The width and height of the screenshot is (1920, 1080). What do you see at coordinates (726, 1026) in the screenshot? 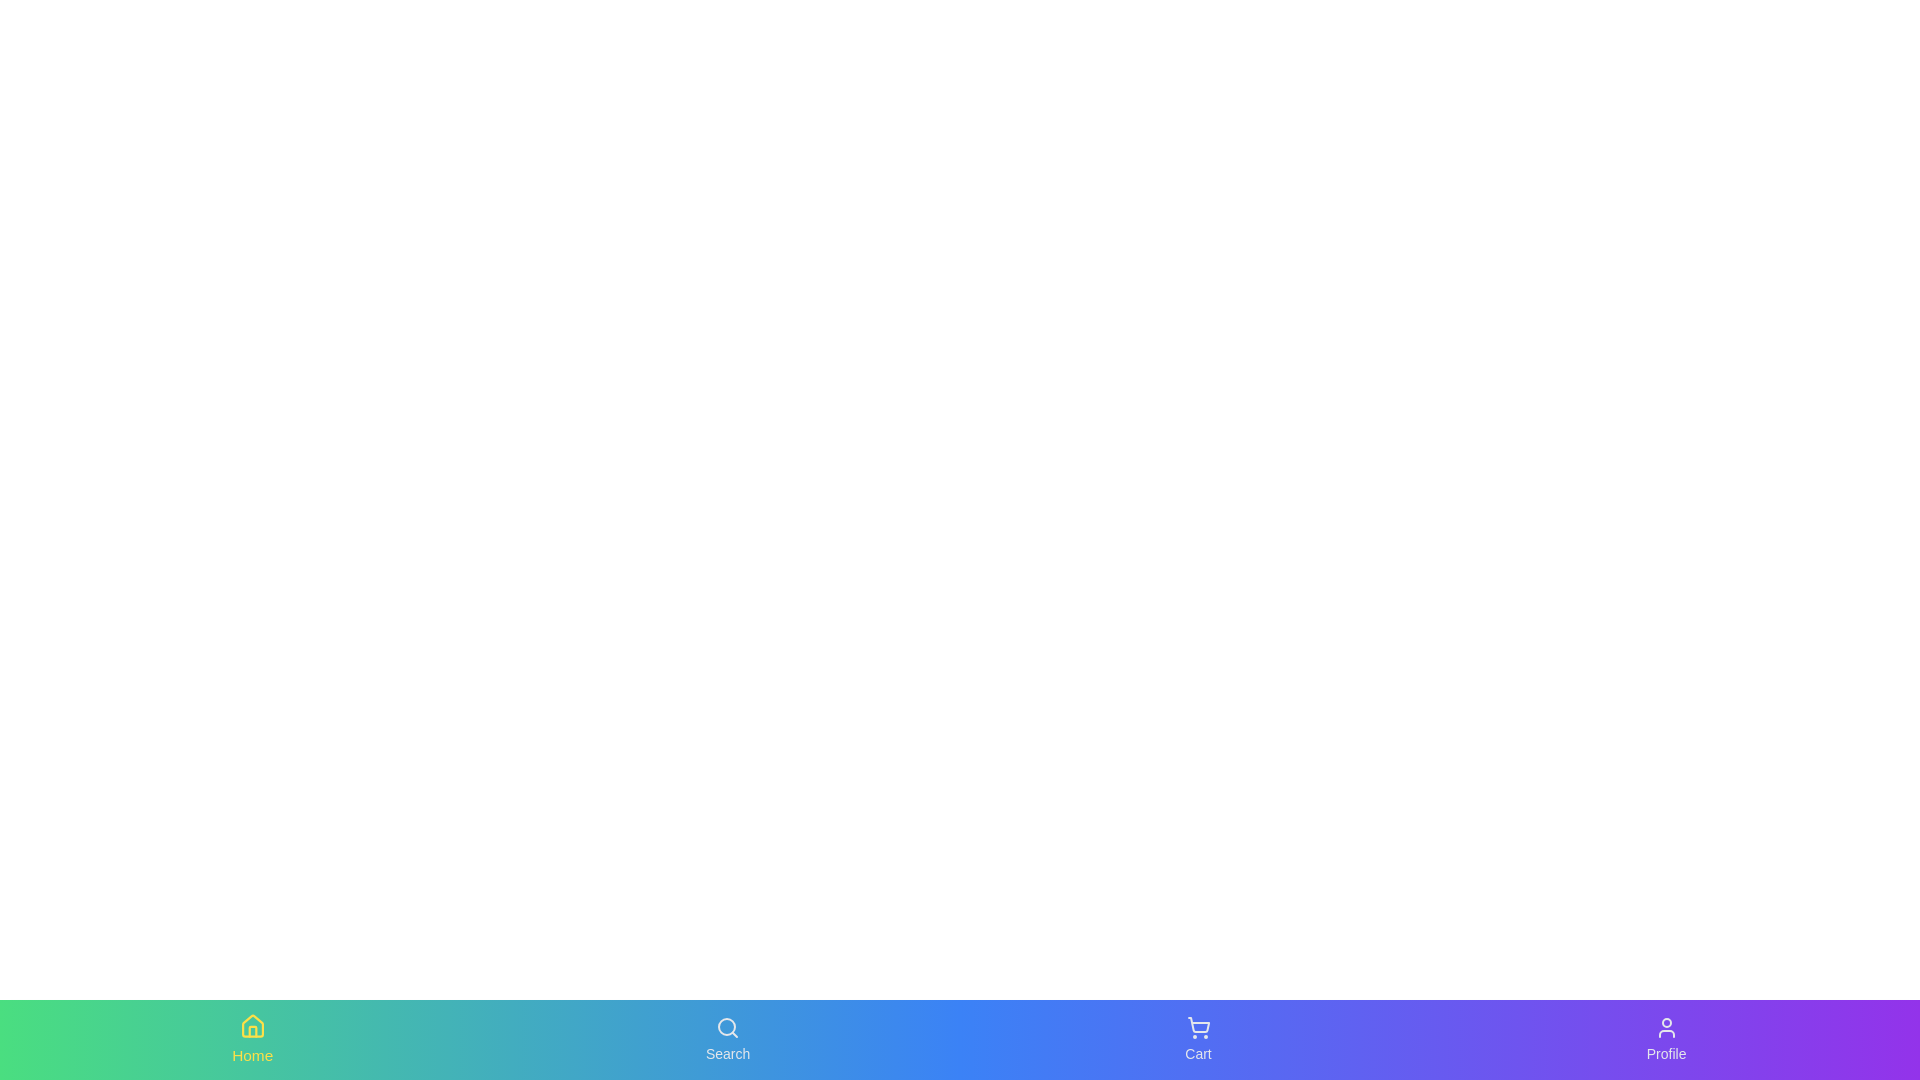
I see `the circular magnifying glass icon representing the search functionality located in the center-right of the bottom navigation bar` at bounding box center [726, 1026].